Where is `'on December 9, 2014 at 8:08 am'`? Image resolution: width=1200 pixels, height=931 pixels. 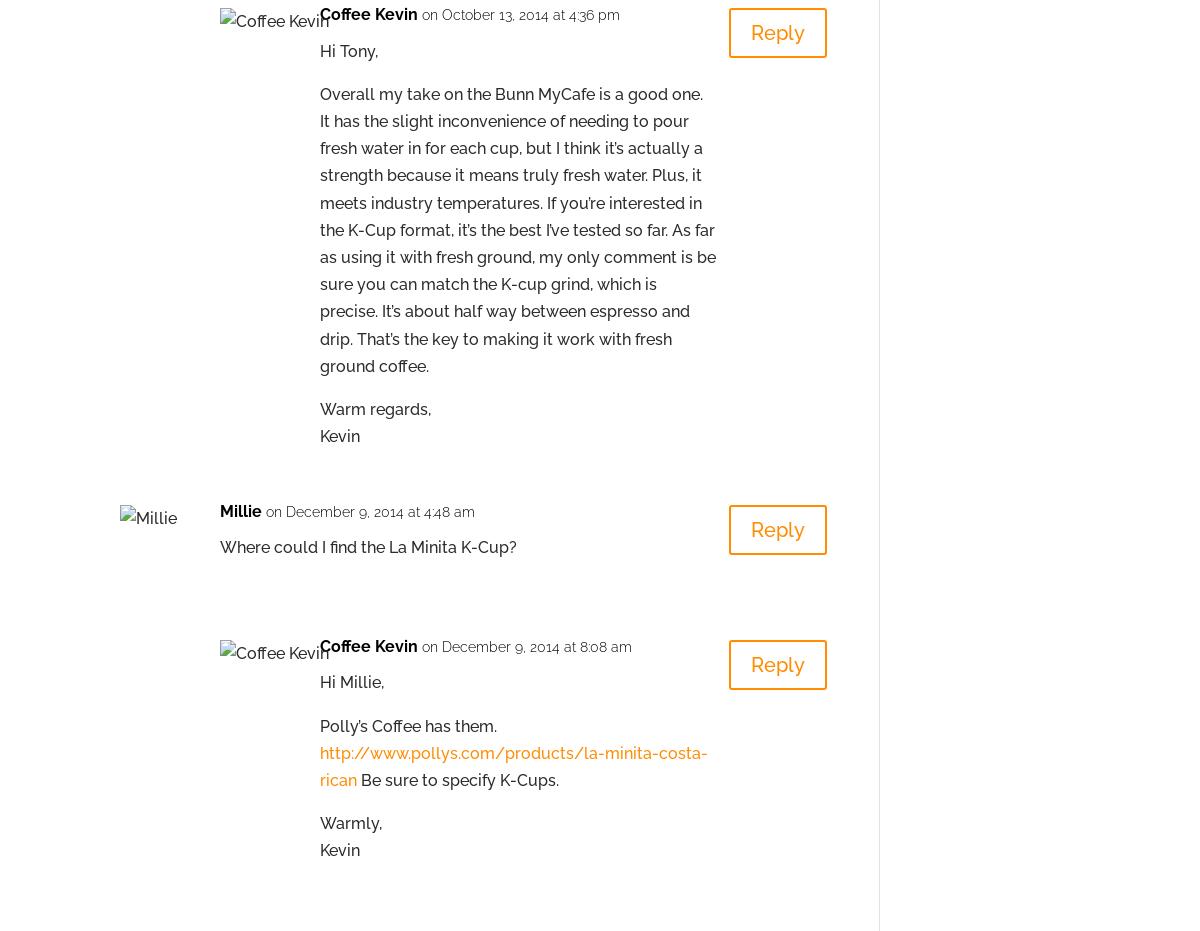 'on December 9, 2014 at 8:08 am' is located at coordinates (422, 647).